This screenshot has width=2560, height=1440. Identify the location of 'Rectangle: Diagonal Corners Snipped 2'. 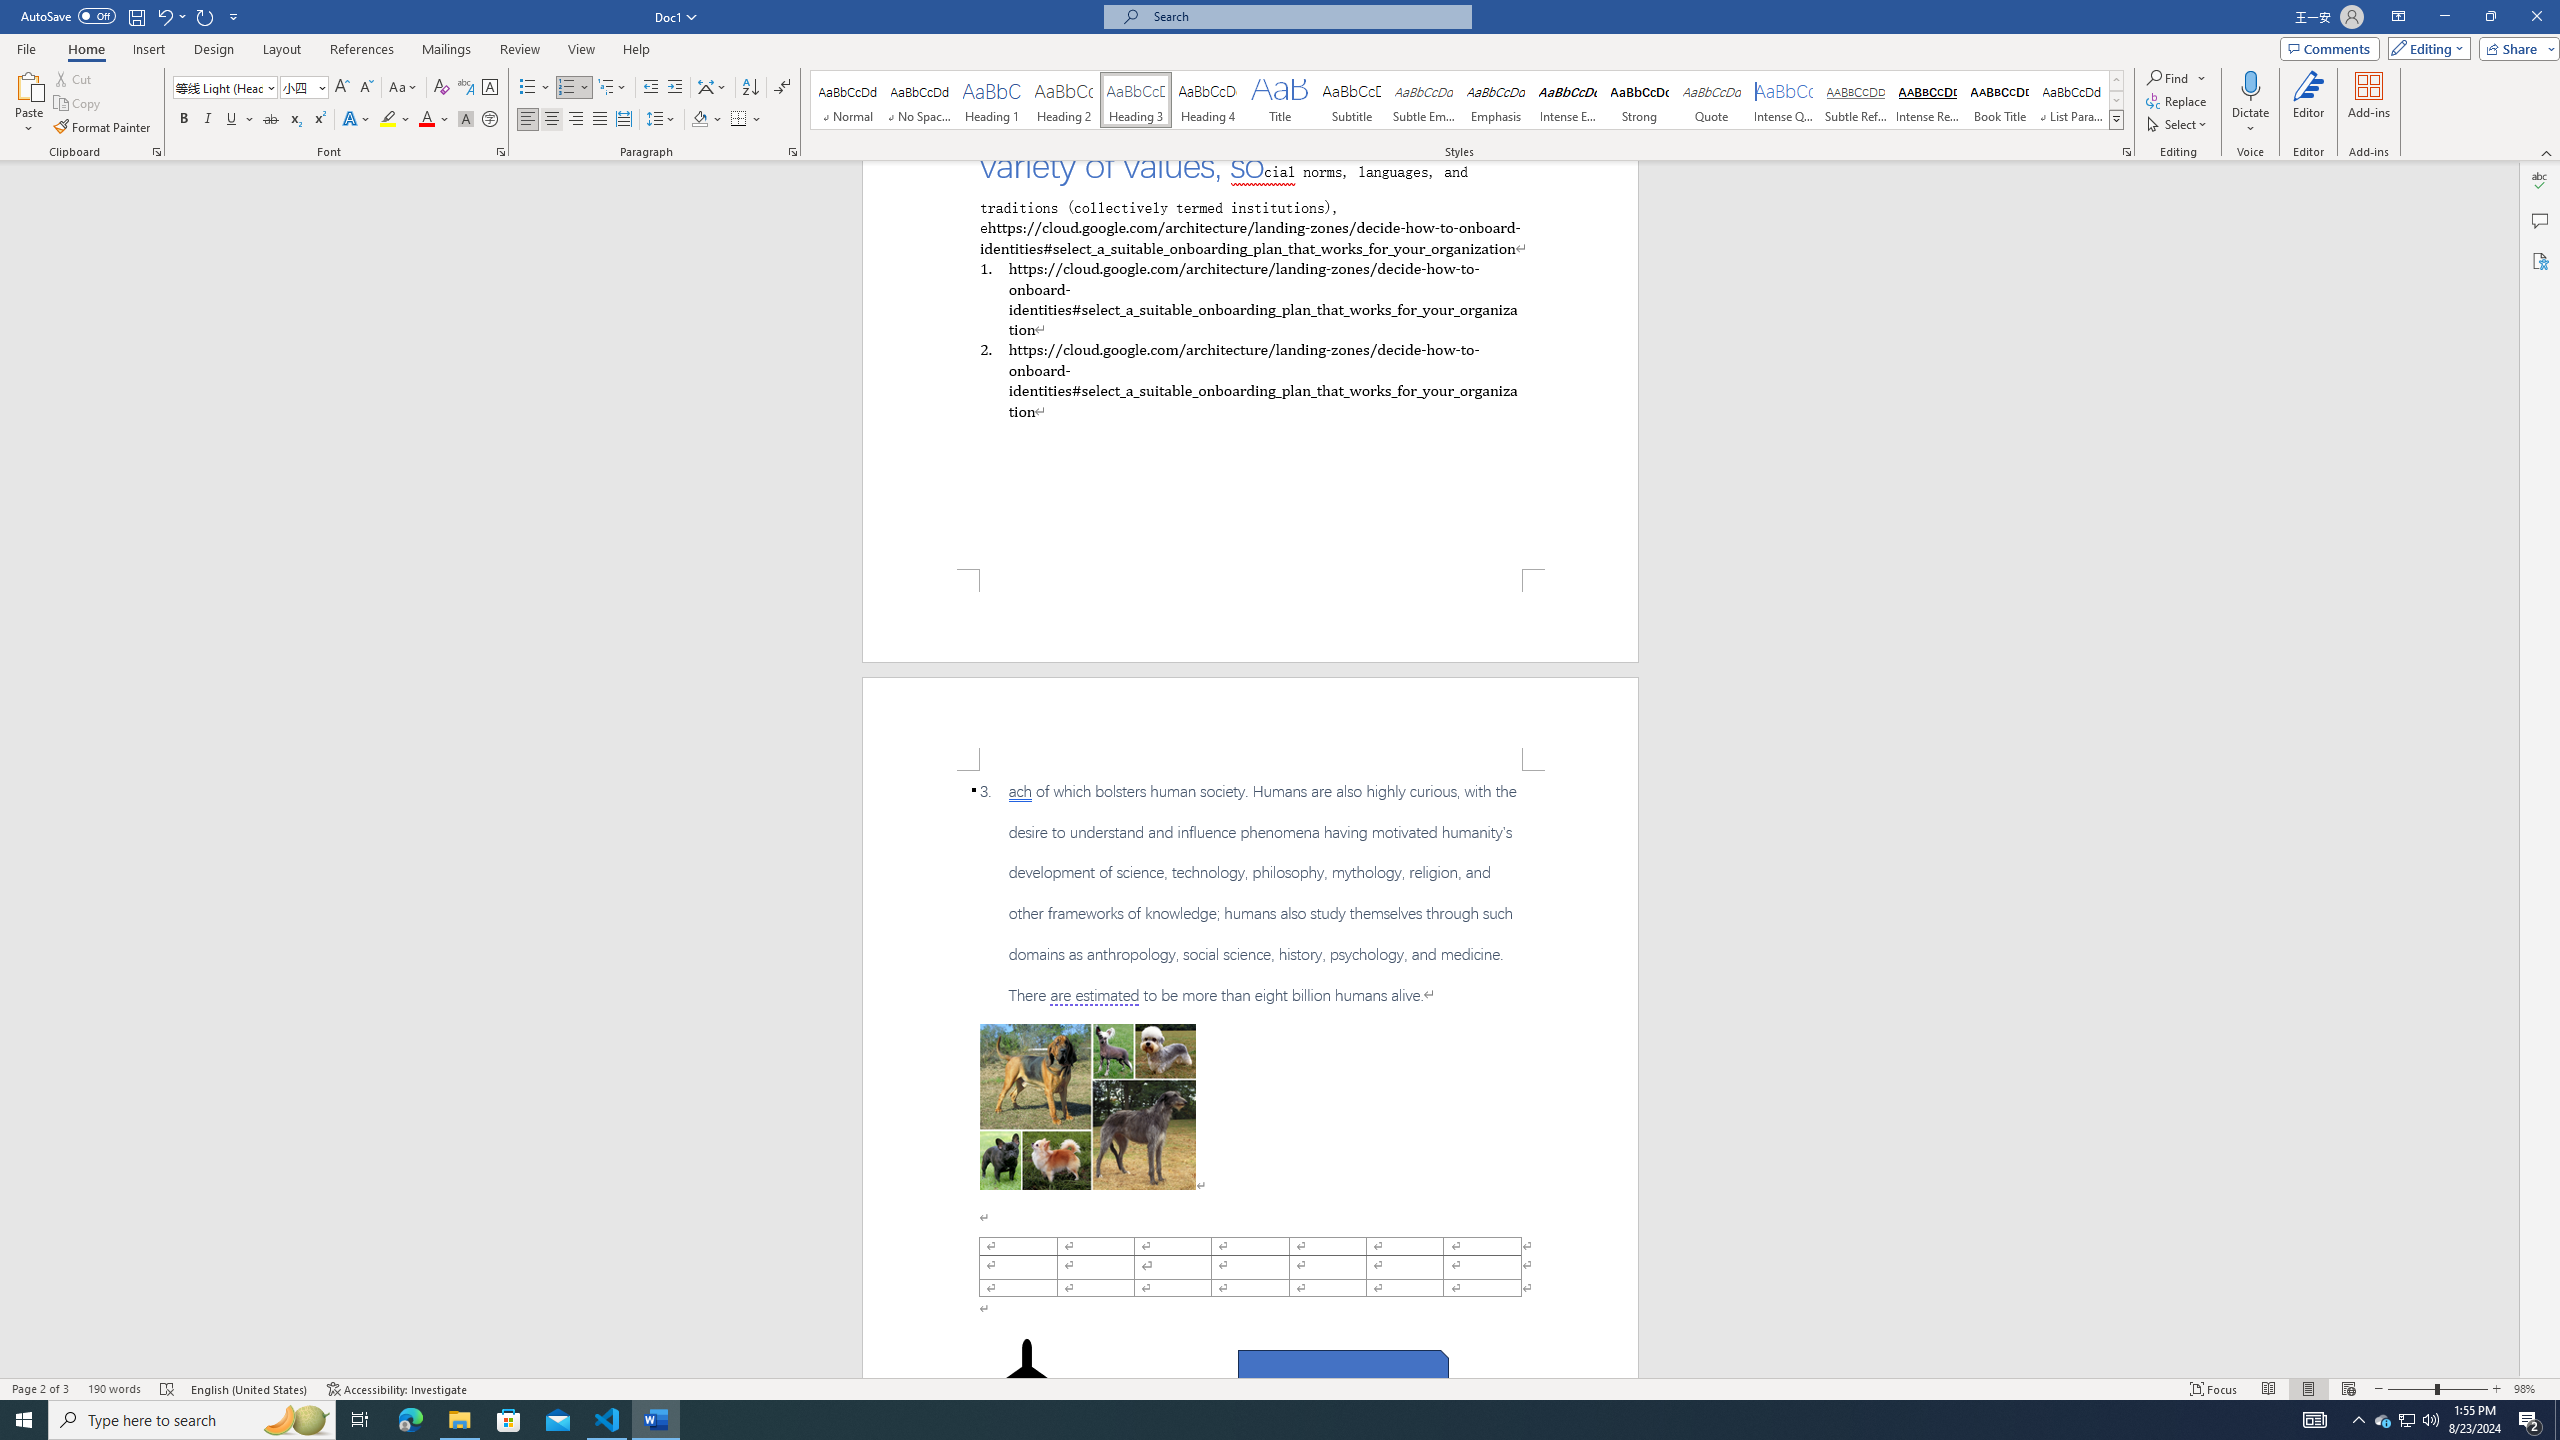
(1344, 1372).